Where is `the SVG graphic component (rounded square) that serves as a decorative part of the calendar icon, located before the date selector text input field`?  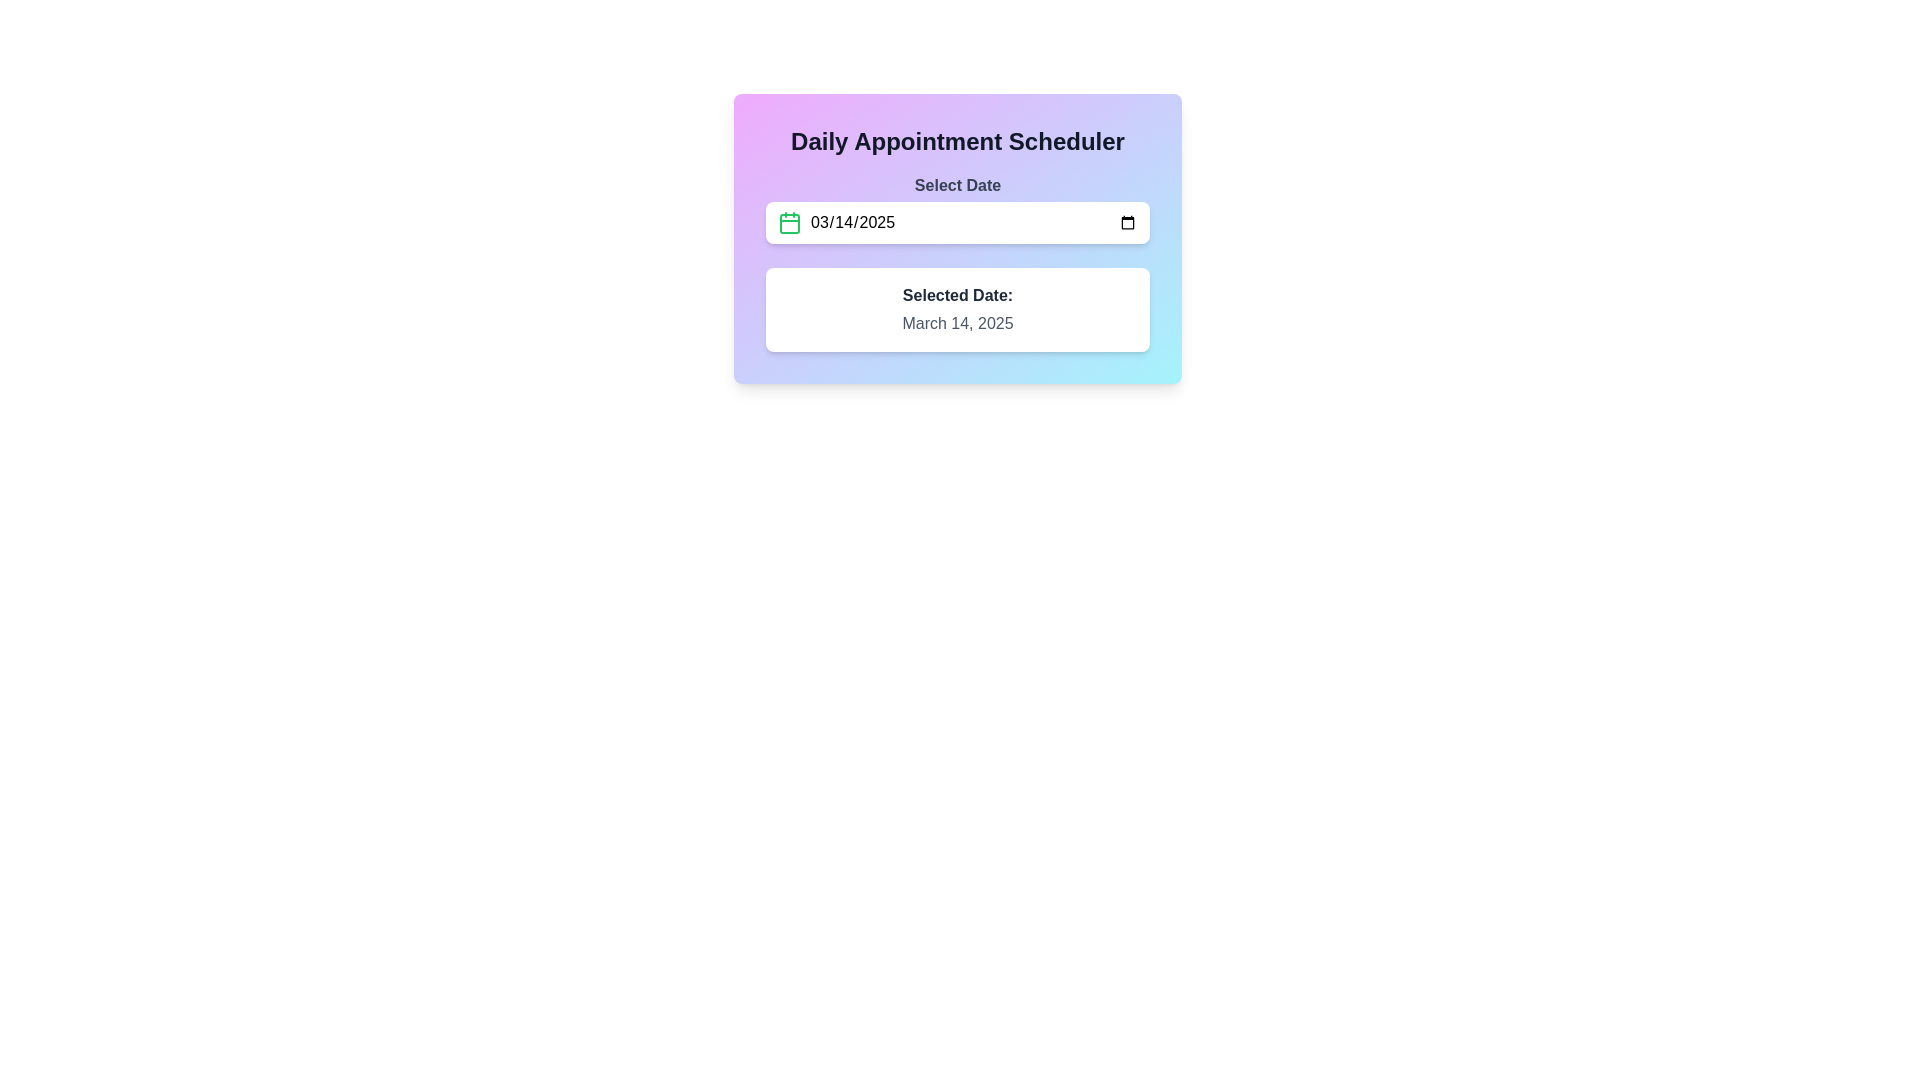 the SVG graphic component (rounded square) that serves as a decorative part of the calendar icon, located before the date selector text input field is located at coordinates (789, 223).